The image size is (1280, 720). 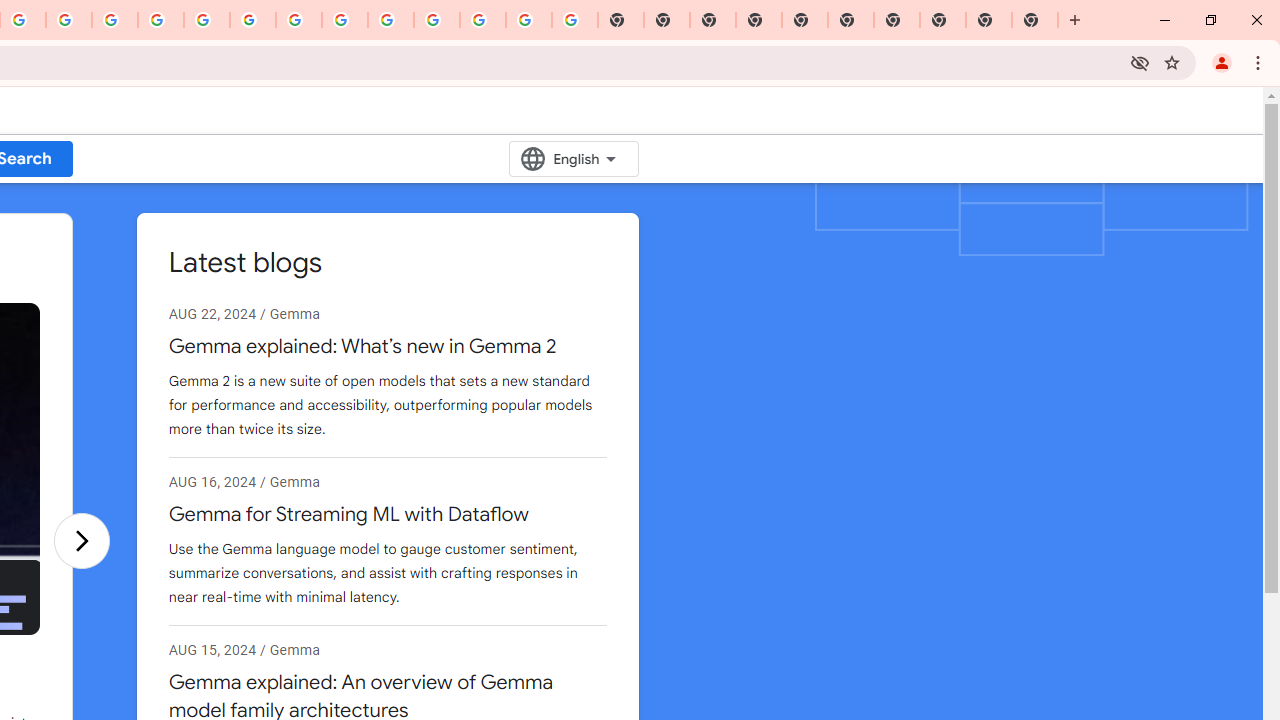 I want to click on 'Google Images', so click(x=573, y=20).